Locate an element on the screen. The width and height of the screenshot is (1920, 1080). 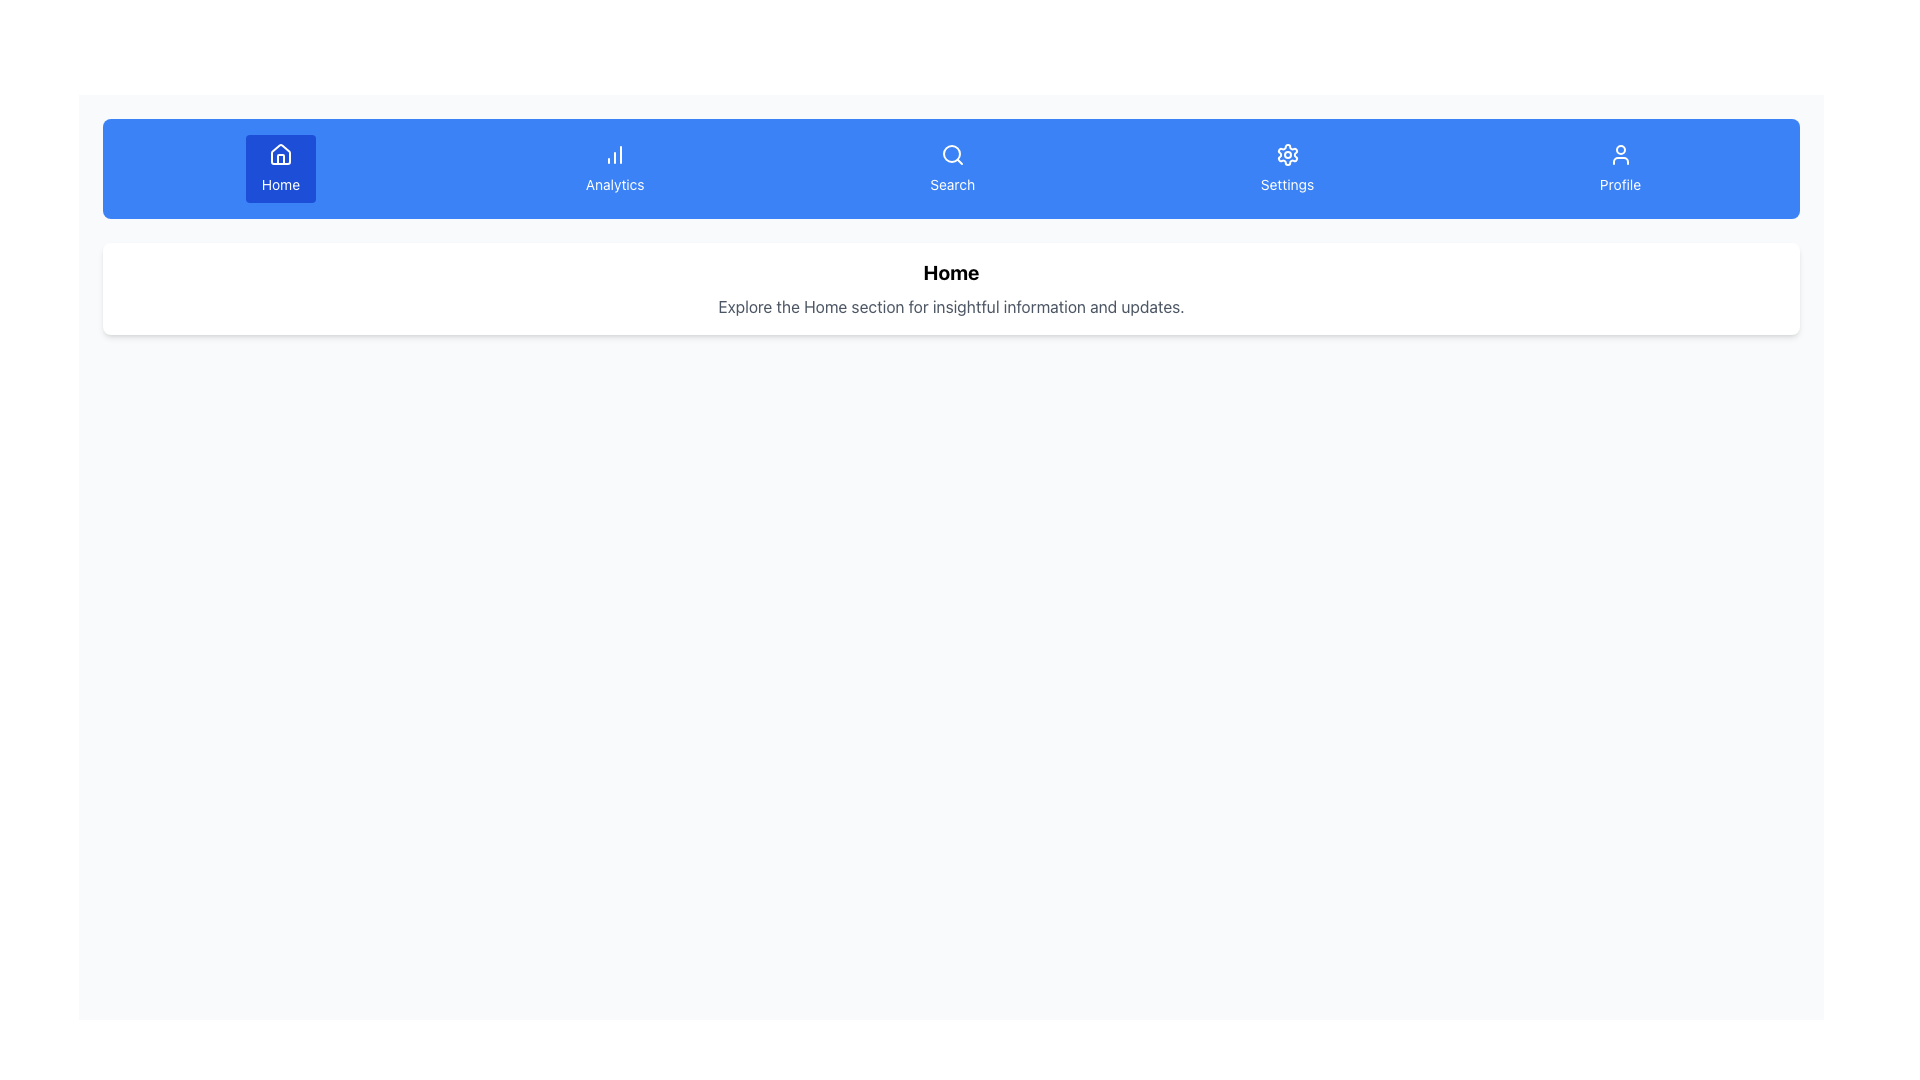
the 'Analytics' button, which features a vertical bar chart icon and is located in the horizontal navigation bar is located at coordinates (614, 168).